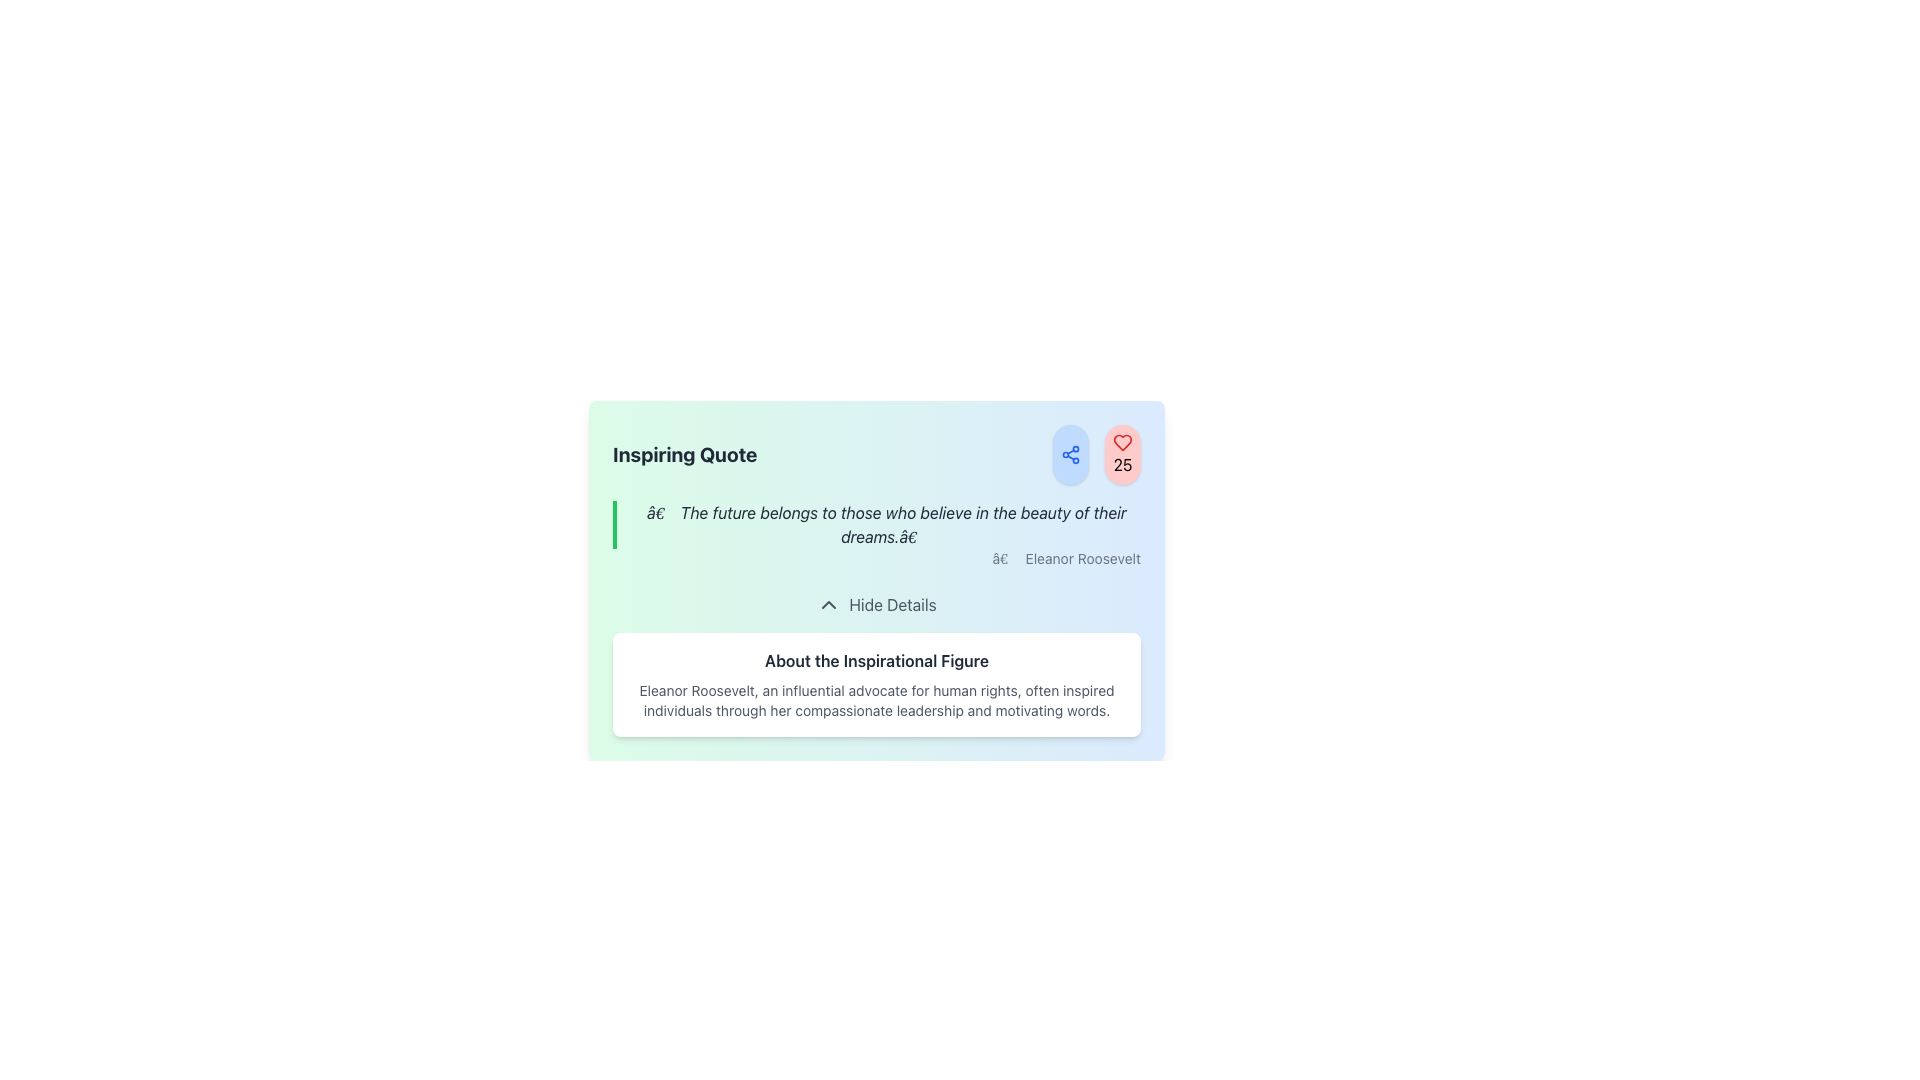 This screenshot has width=1920, height=1080. I want to click on the chevron icon located to the left of the 'Hide Details' text, so click(829, 604).